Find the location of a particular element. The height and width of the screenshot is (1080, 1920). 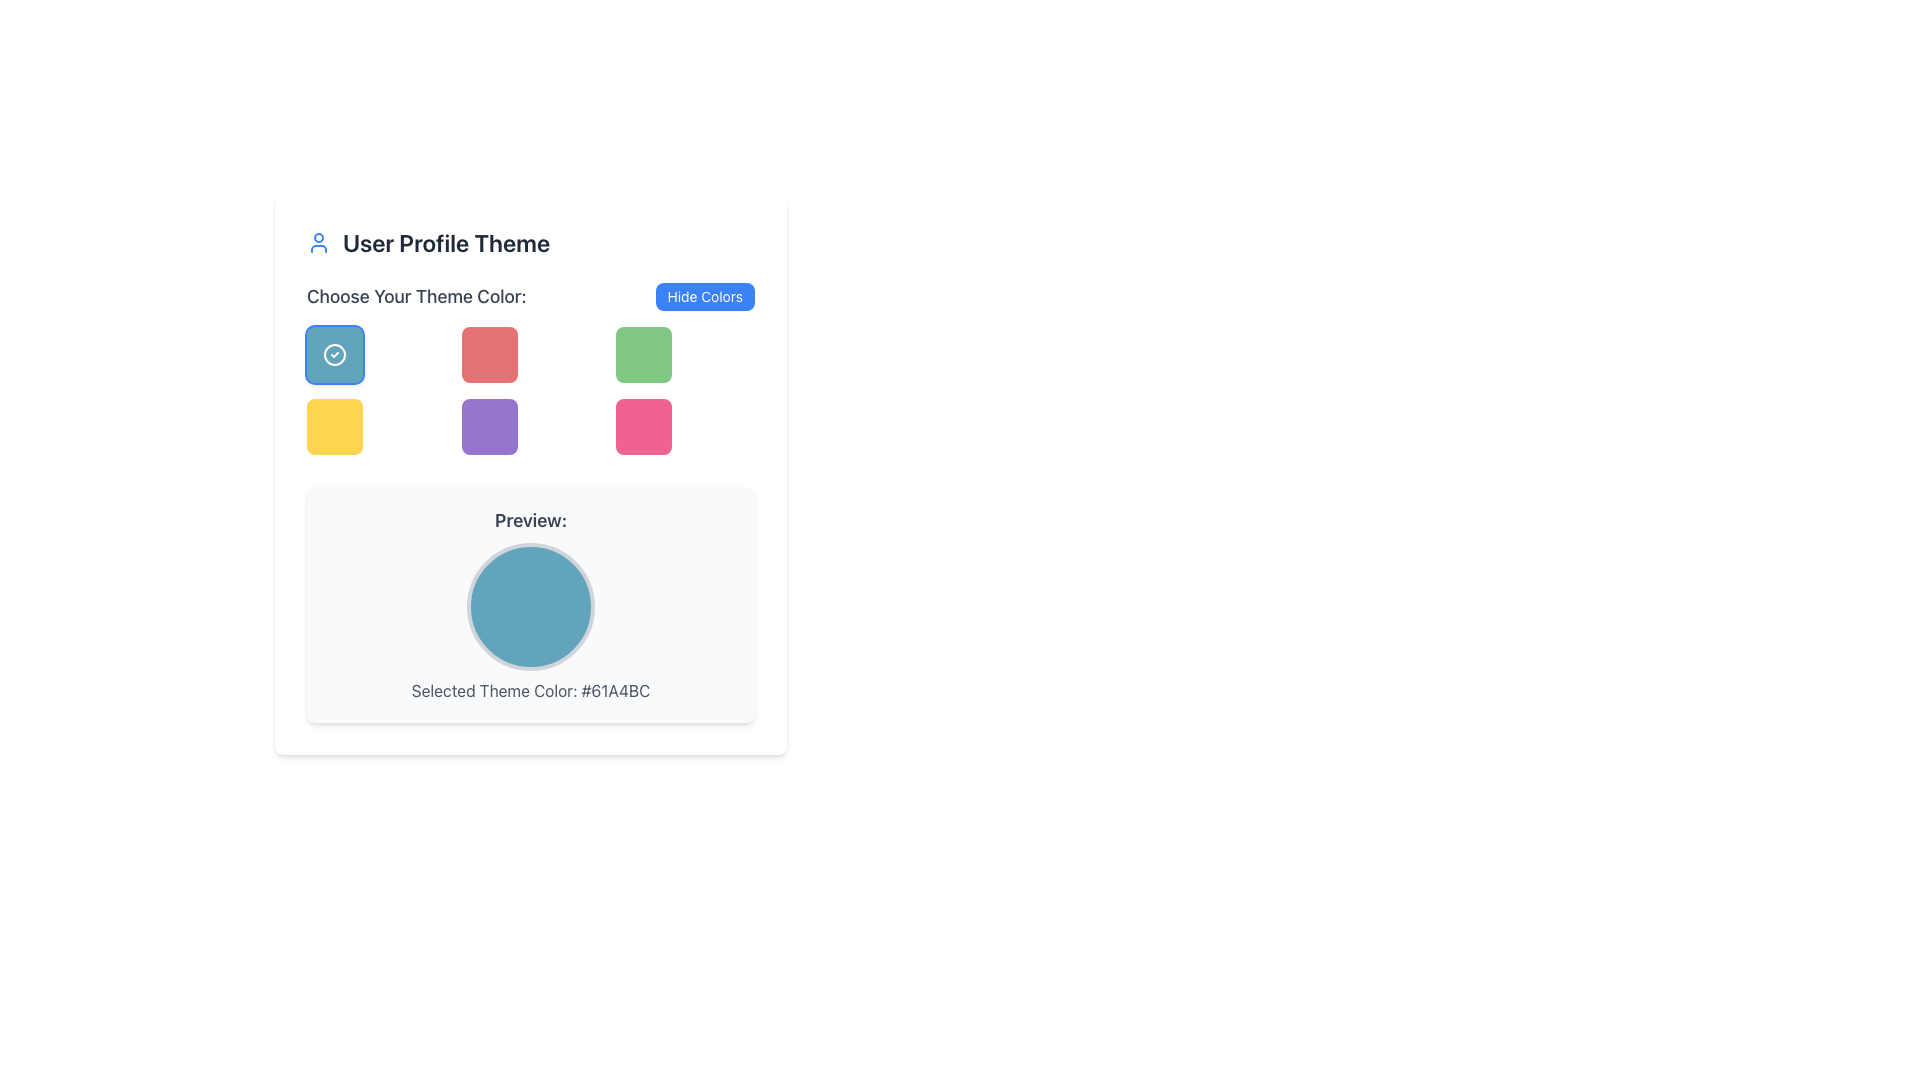

the blue button with a checkmark icon located in the first row and first column of the grid under the 'Choose Your Theme Color' label is located at coordinates (335, 353).